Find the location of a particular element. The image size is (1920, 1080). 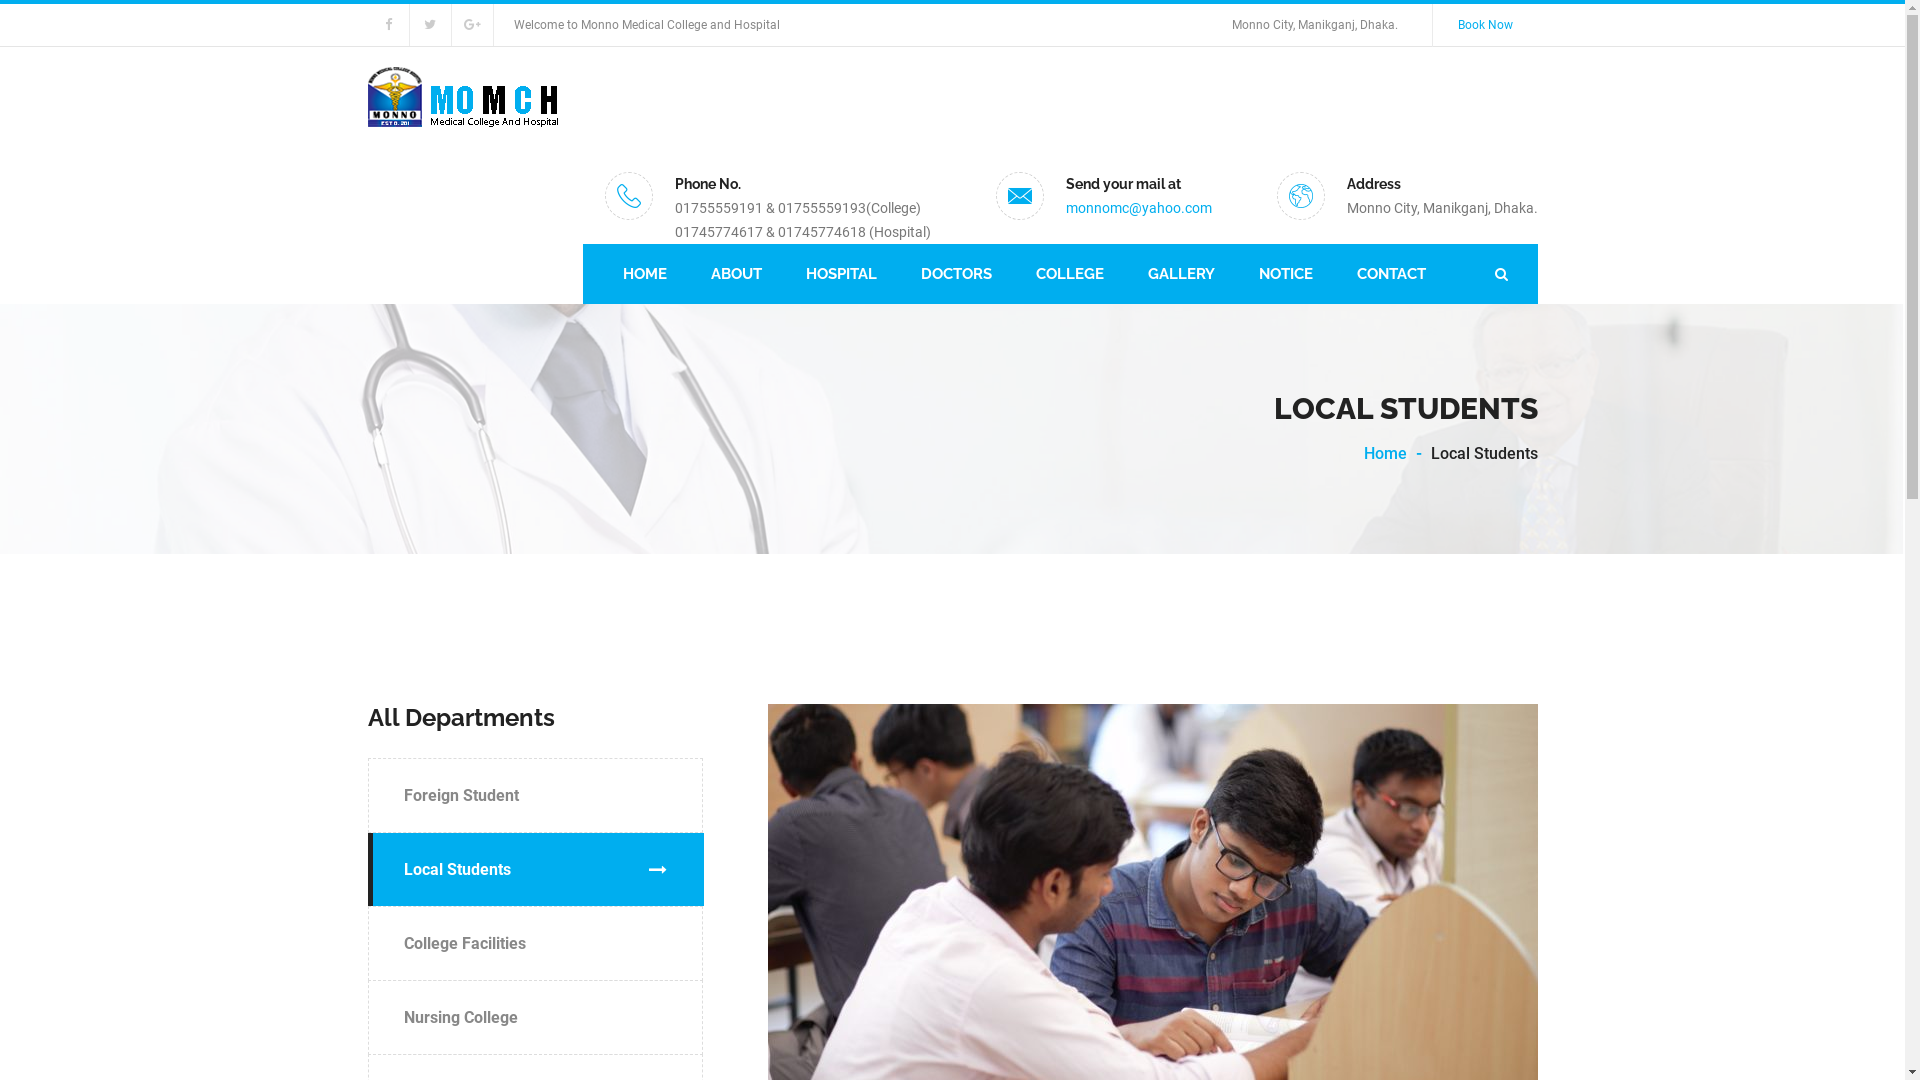

'Foreign Student' is located at coordinates (535, 794).